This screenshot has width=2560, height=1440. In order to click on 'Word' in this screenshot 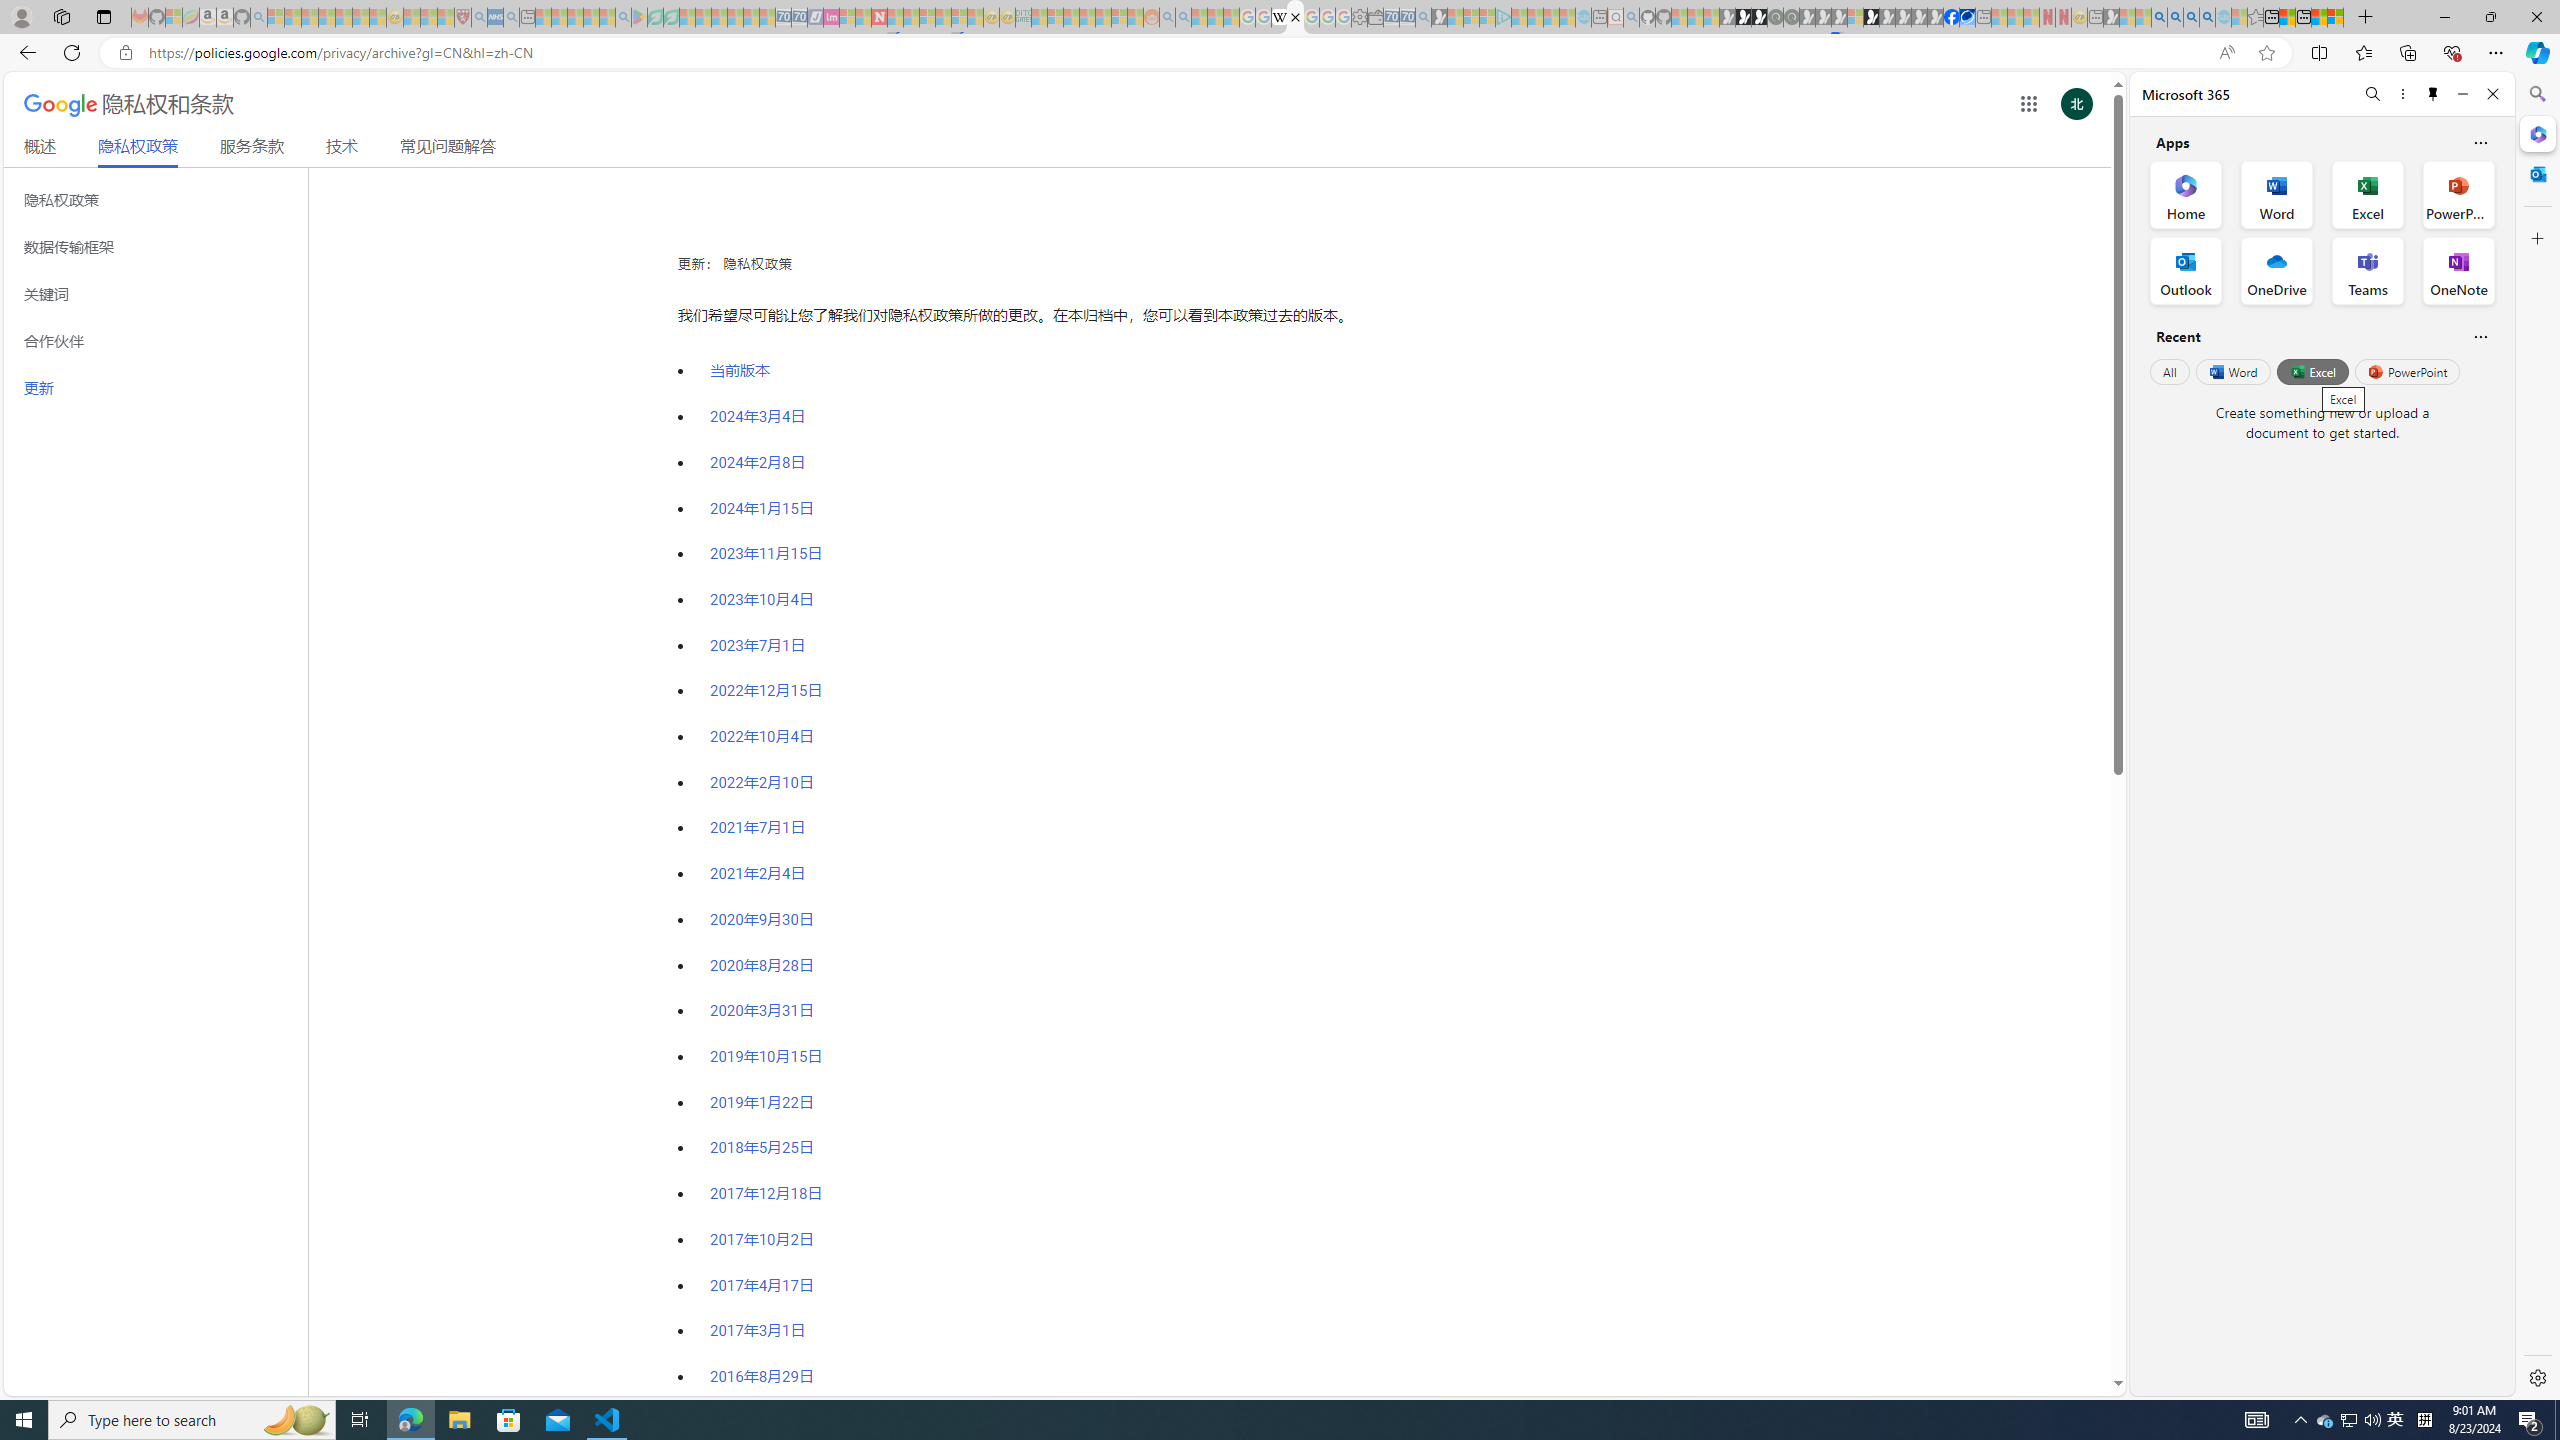, I will do `click(2231, 371)`.